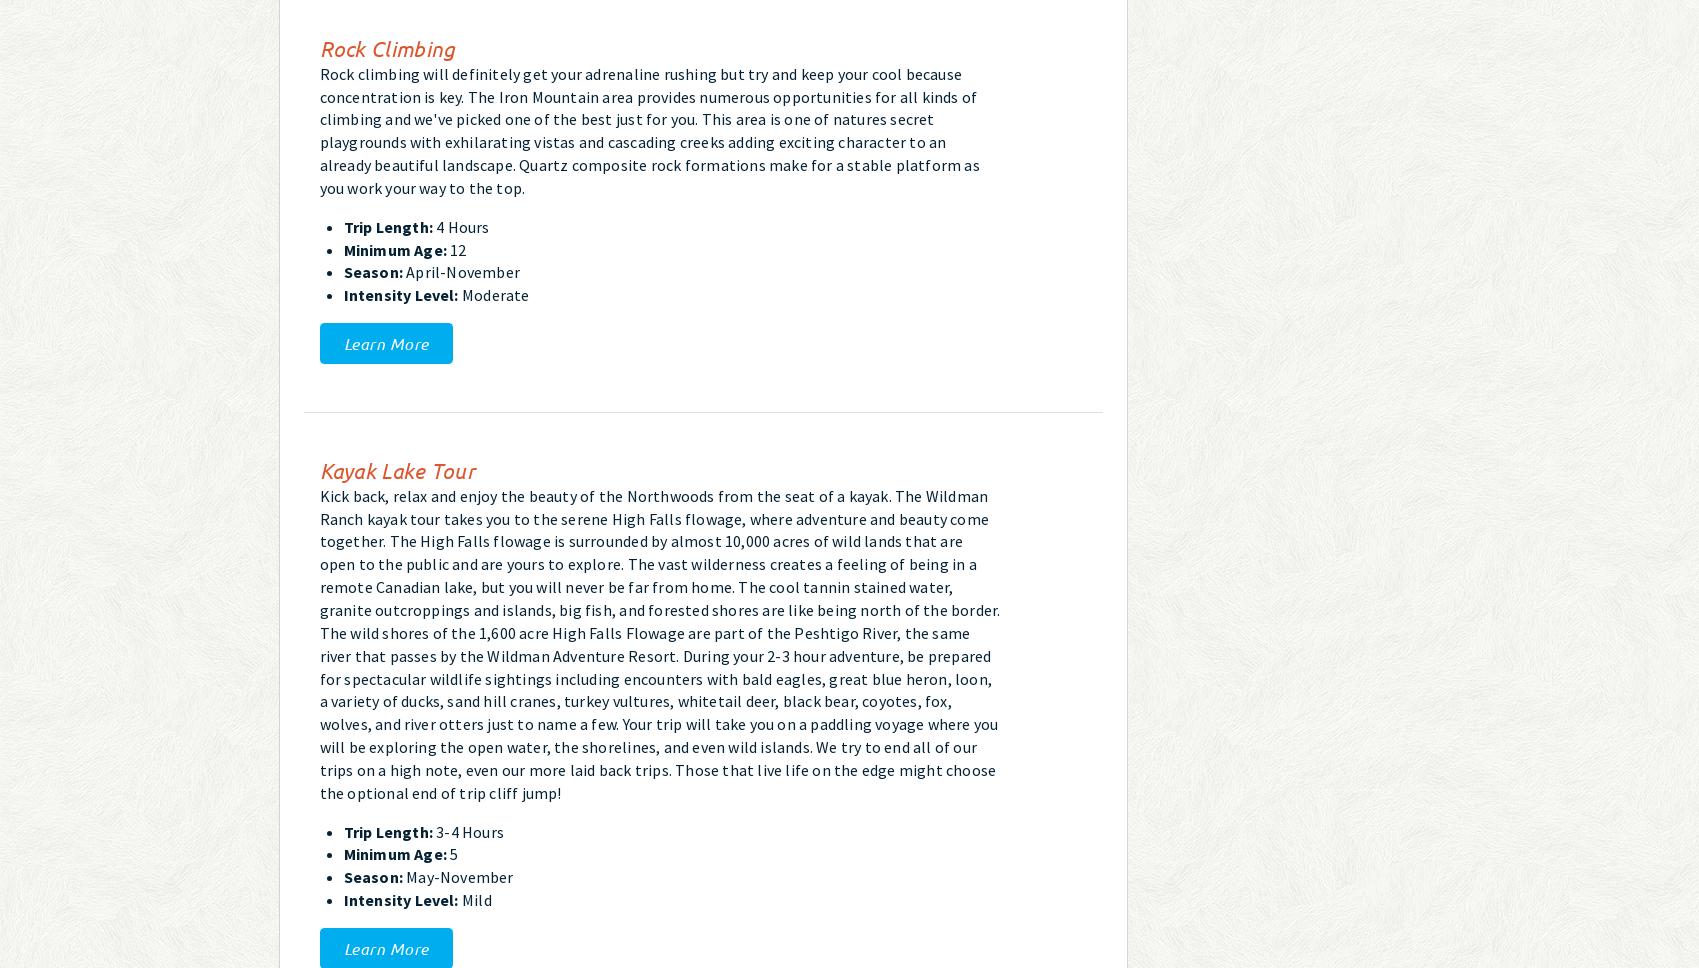  What do you see at coordinates (456, 248) in the screenshot?
I see `'12'` at bounding box center [456, 248].